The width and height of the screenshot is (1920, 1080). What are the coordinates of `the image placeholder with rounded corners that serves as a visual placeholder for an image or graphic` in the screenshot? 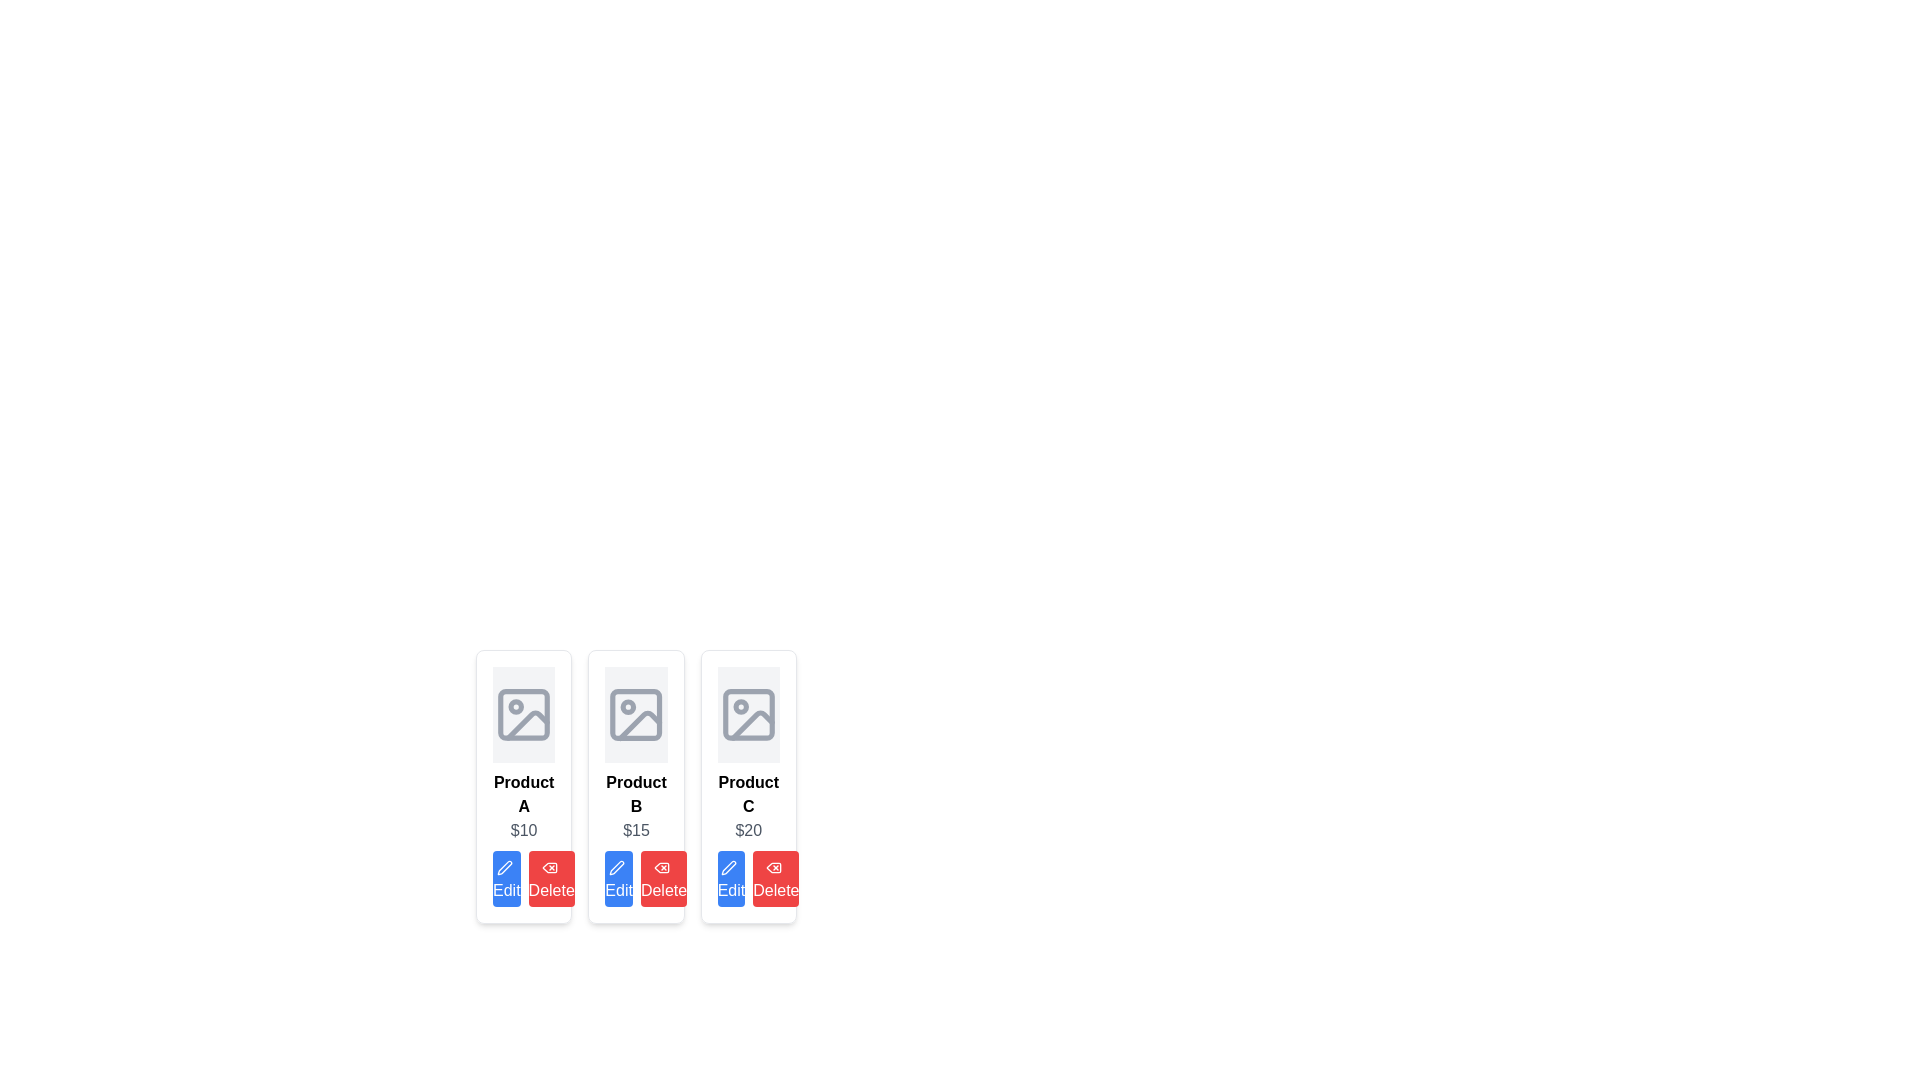 It's located at (524, 713).